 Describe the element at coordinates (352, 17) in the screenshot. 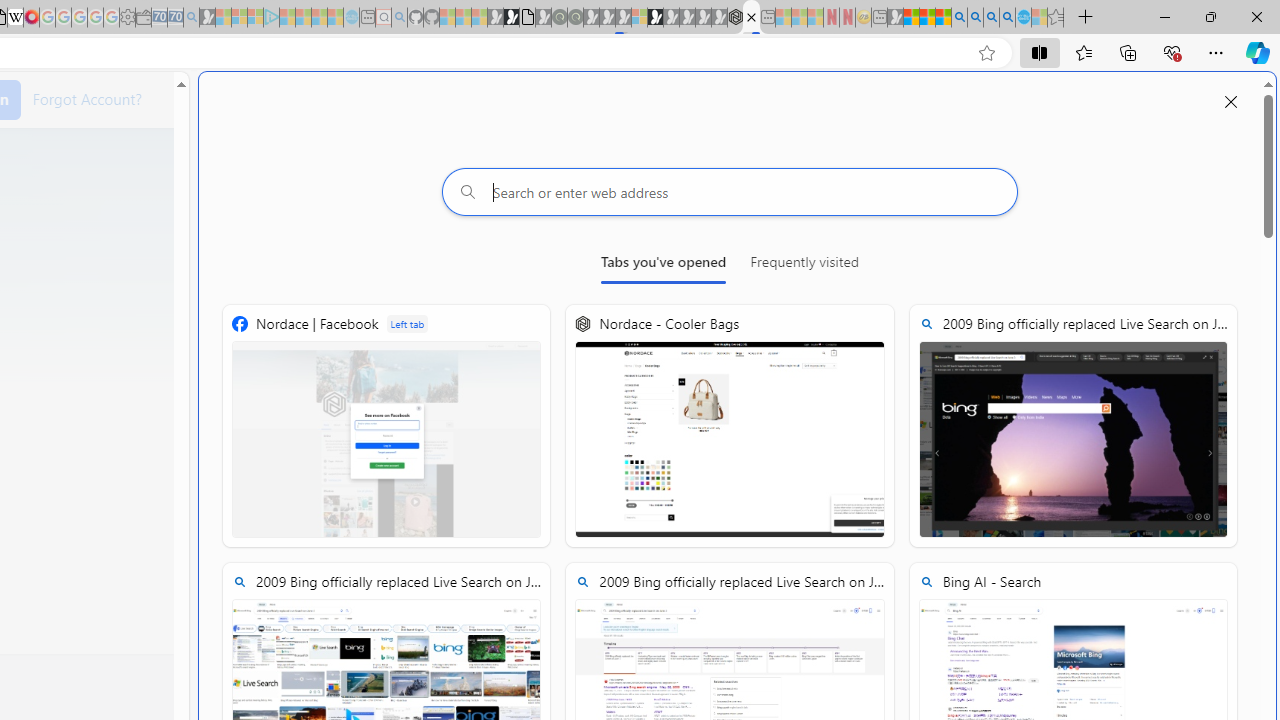

I see `'Home | Sky Blue Bikes - Sky Blue Bikes - Sleeping'` at that location.